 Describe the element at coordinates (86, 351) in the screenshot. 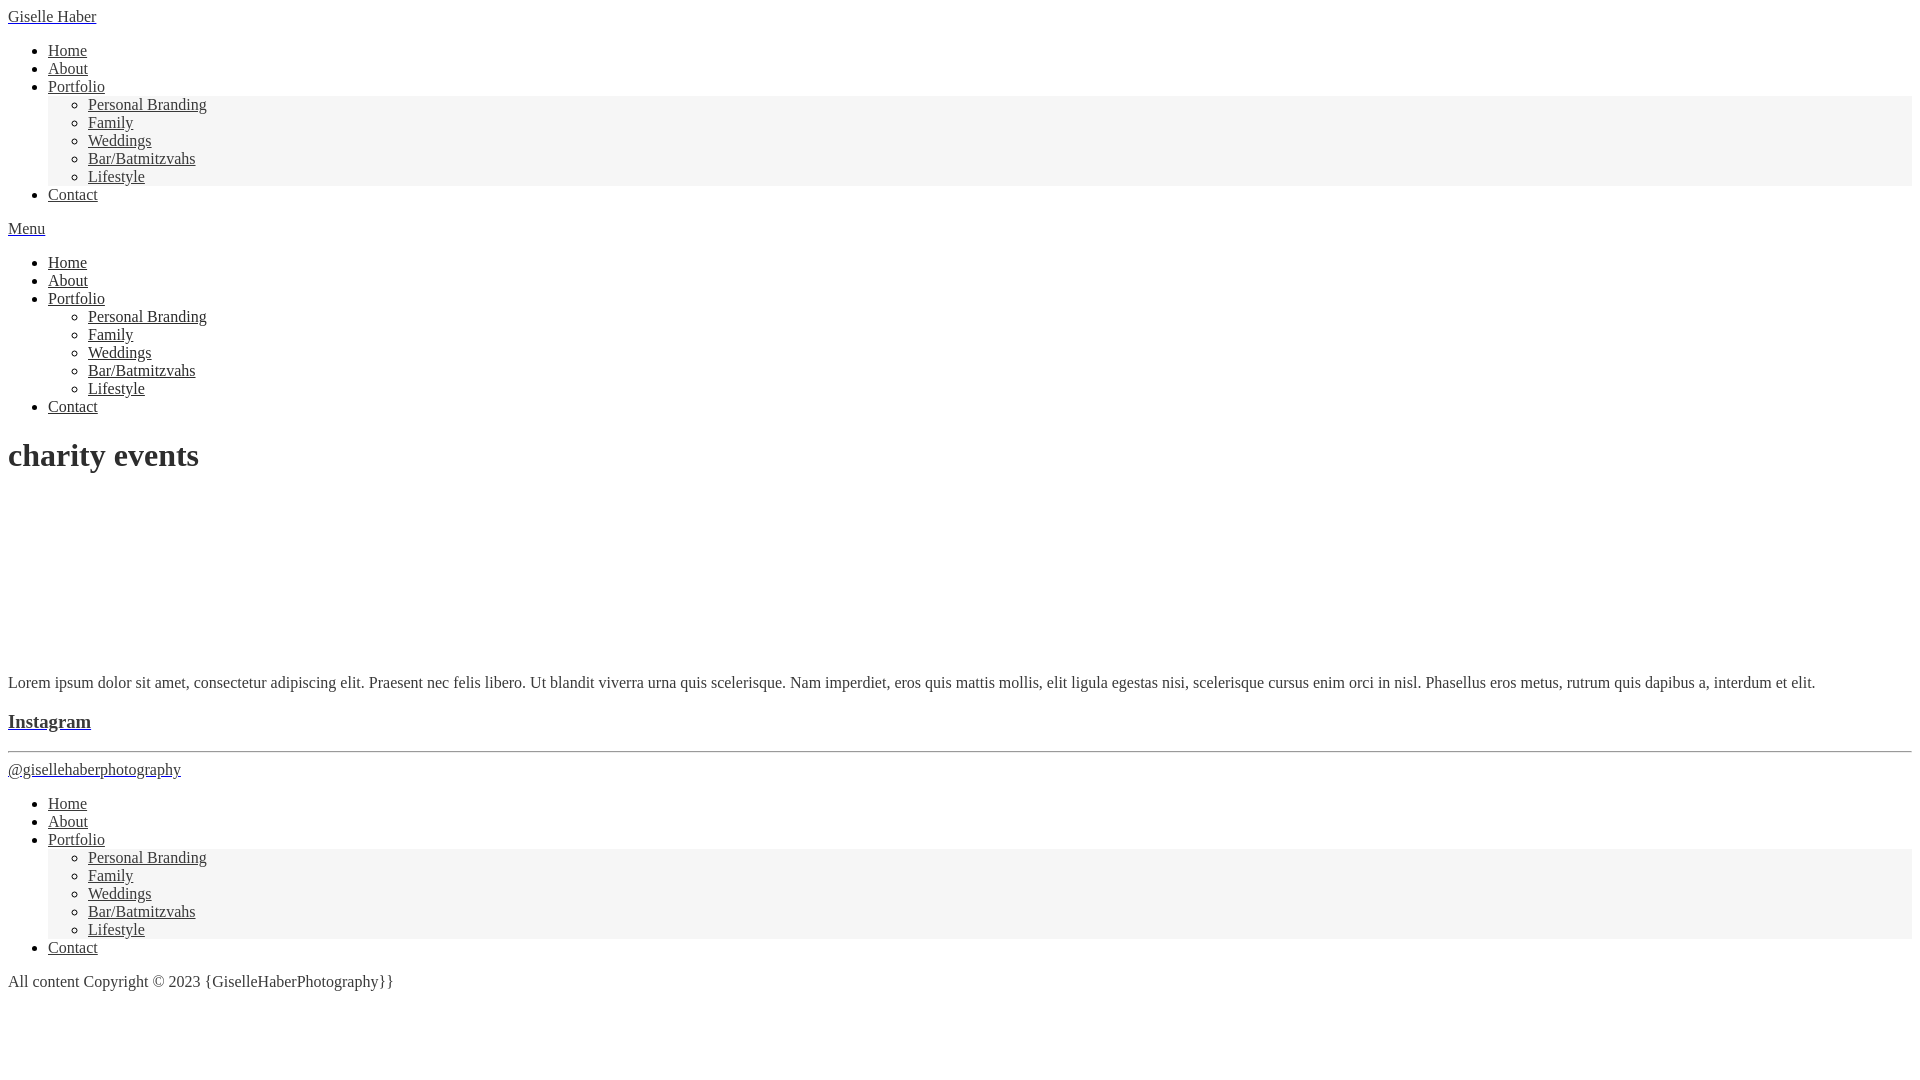

I see `'Weddings'` at that location.